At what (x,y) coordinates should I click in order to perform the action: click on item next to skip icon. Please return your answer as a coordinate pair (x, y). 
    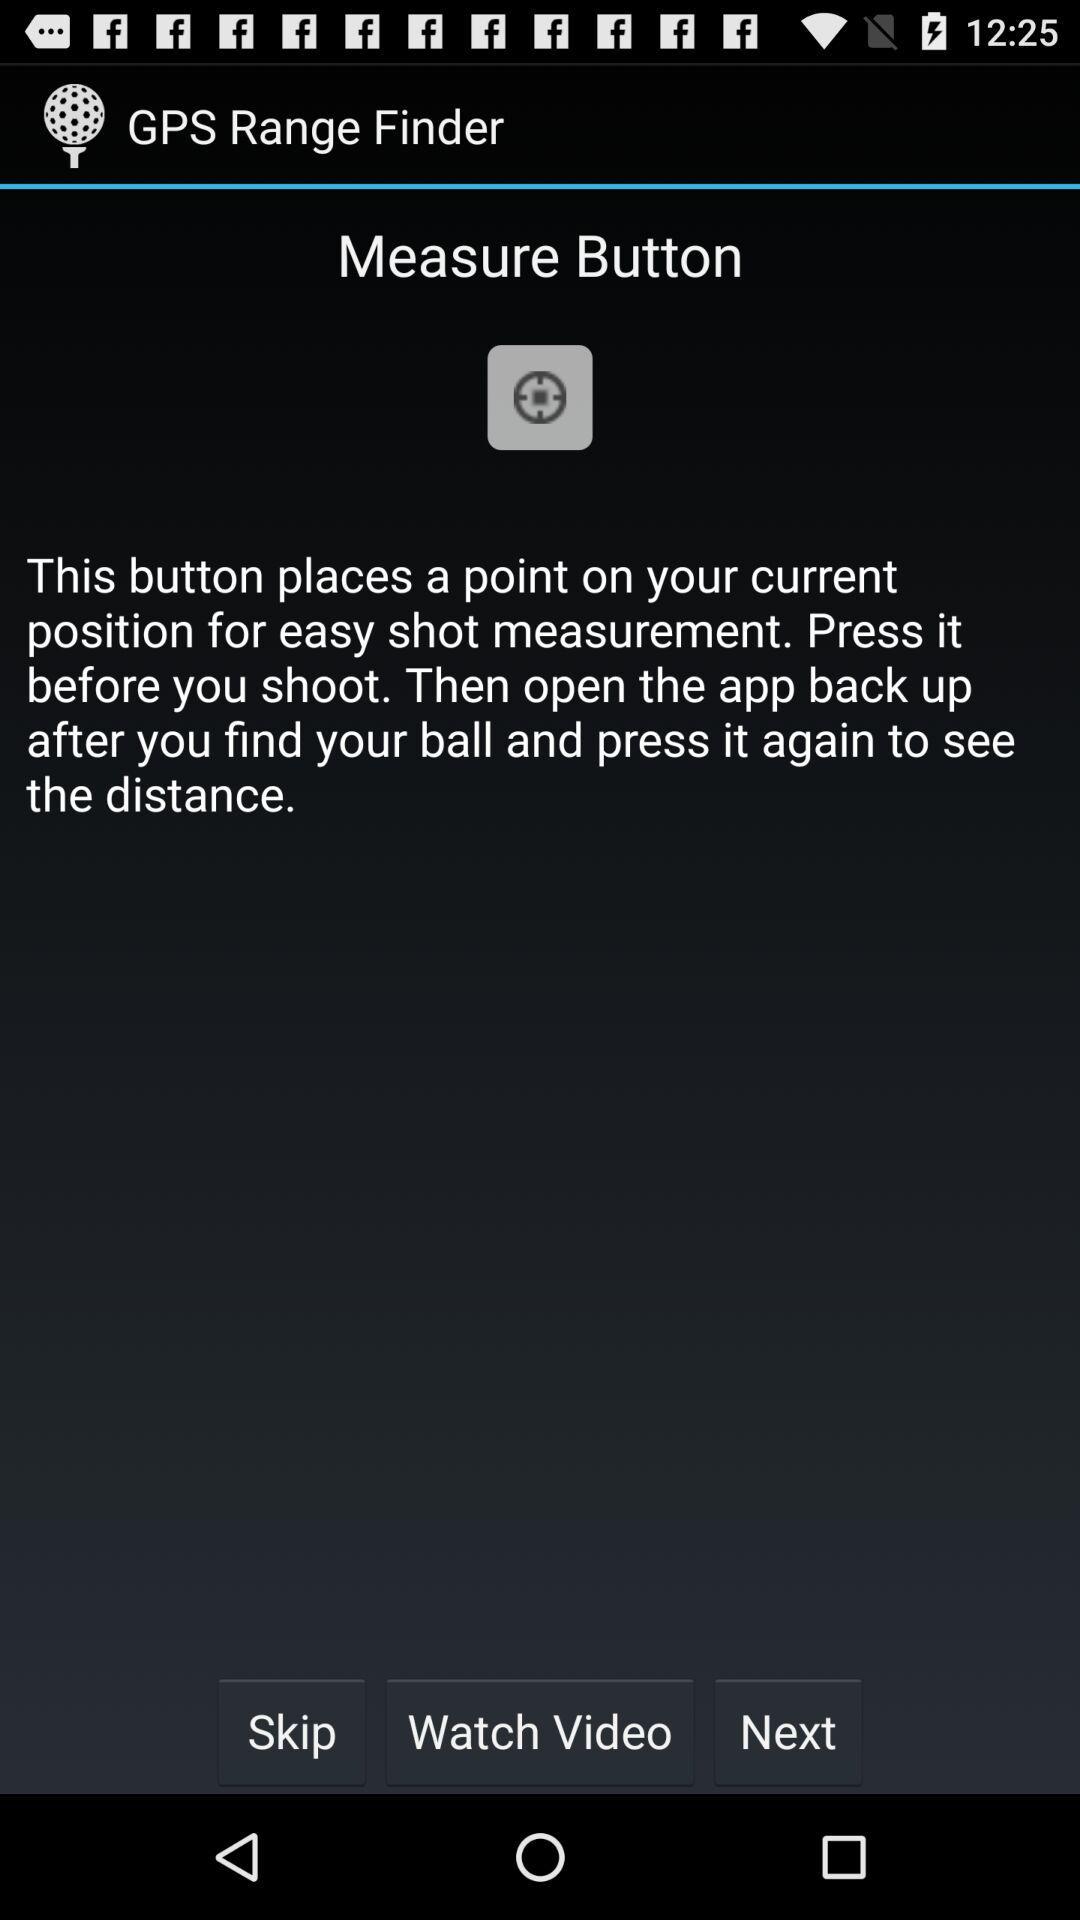
    Looking at the image, I should click on (540, 1730).